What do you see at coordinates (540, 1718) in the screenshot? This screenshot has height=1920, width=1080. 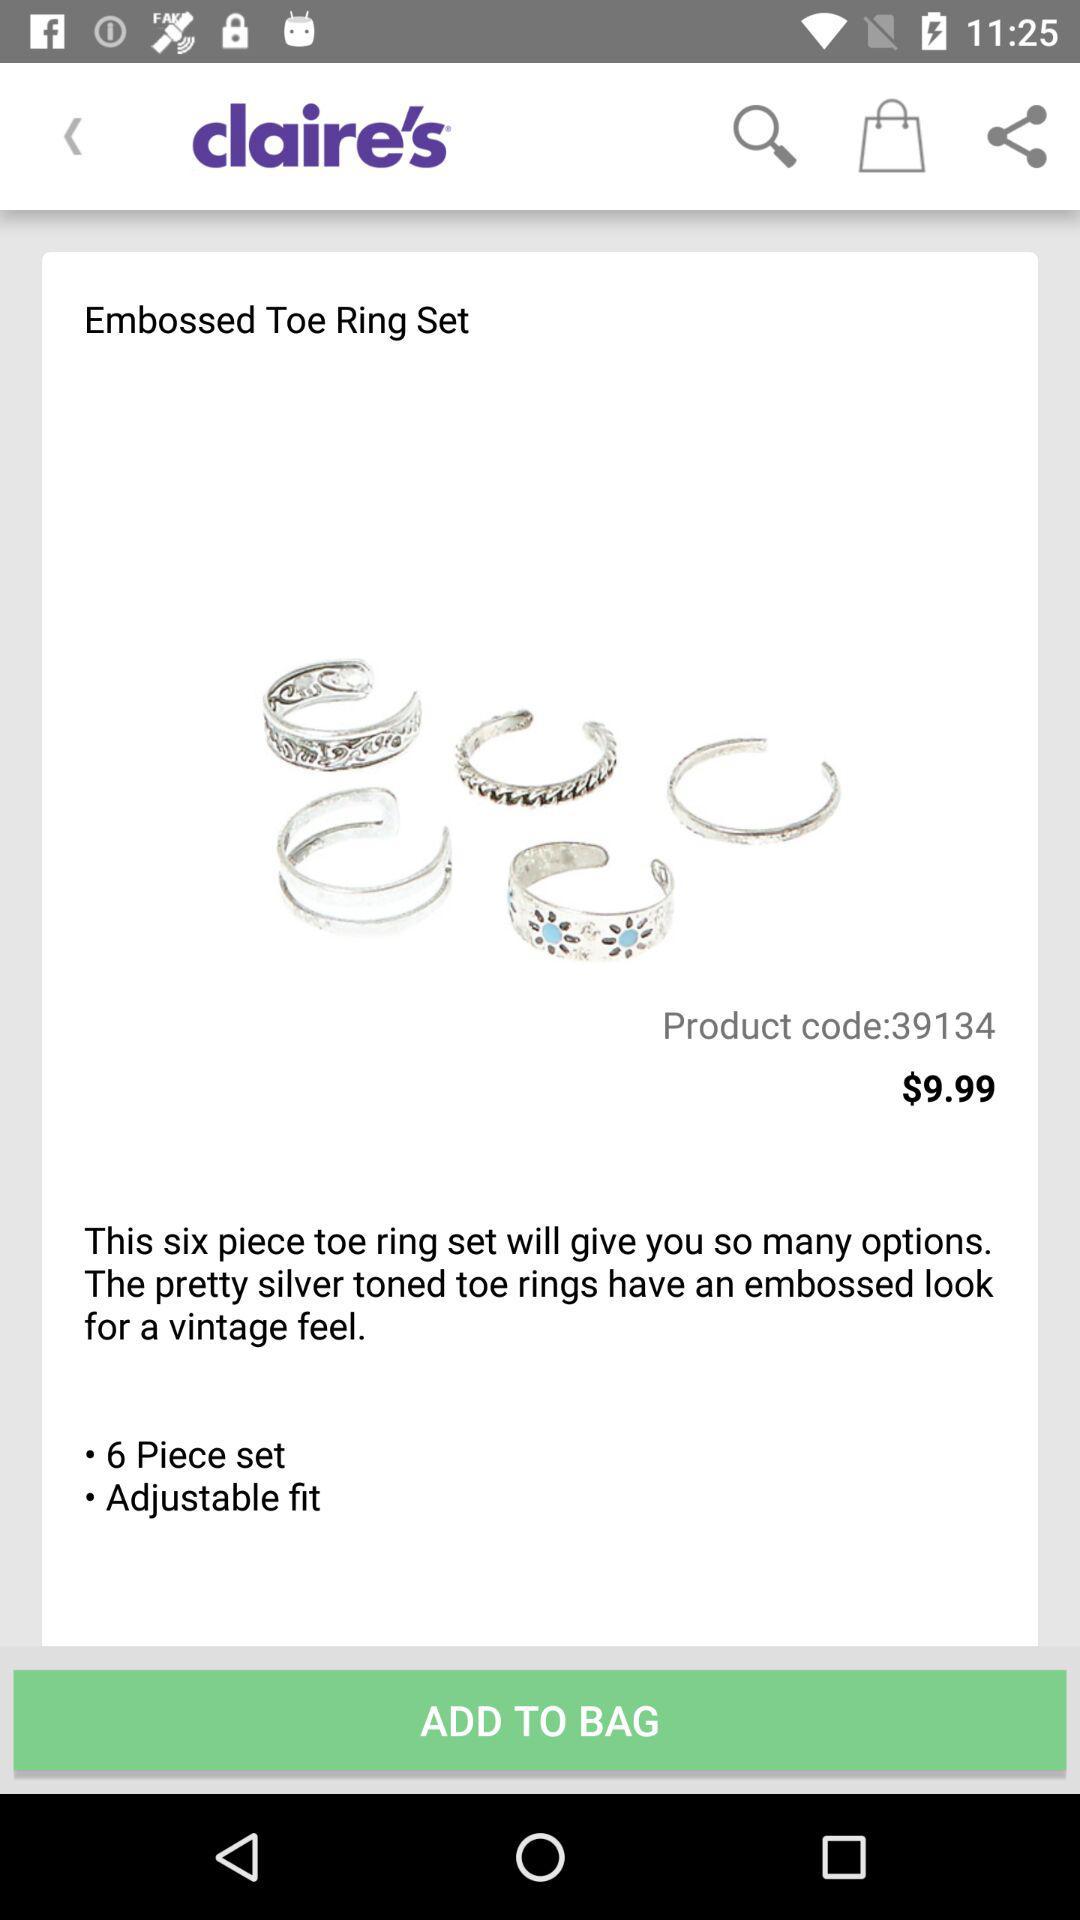 I see `add to bag button` at bounding box center [540, 1718].